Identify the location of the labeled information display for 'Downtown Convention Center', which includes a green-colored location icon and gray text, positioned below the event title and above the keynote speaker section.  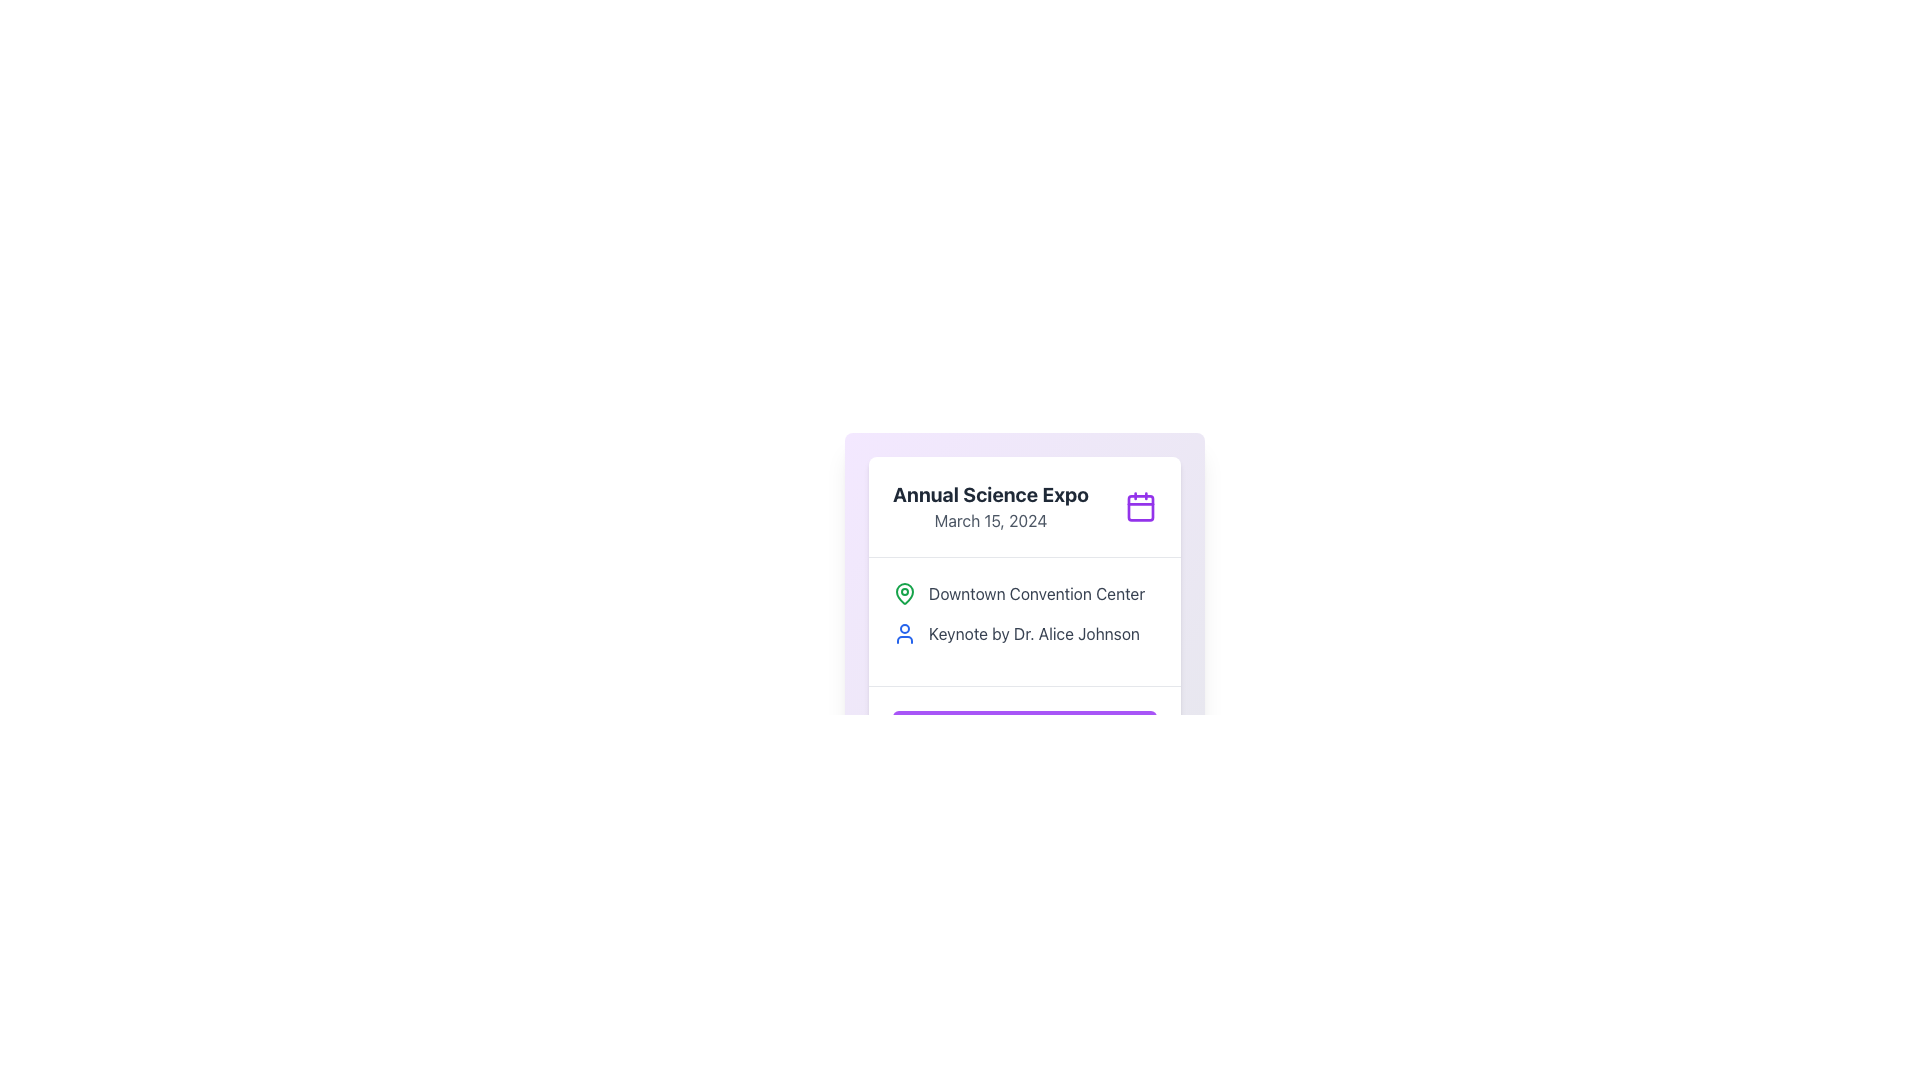
(1025, 593).